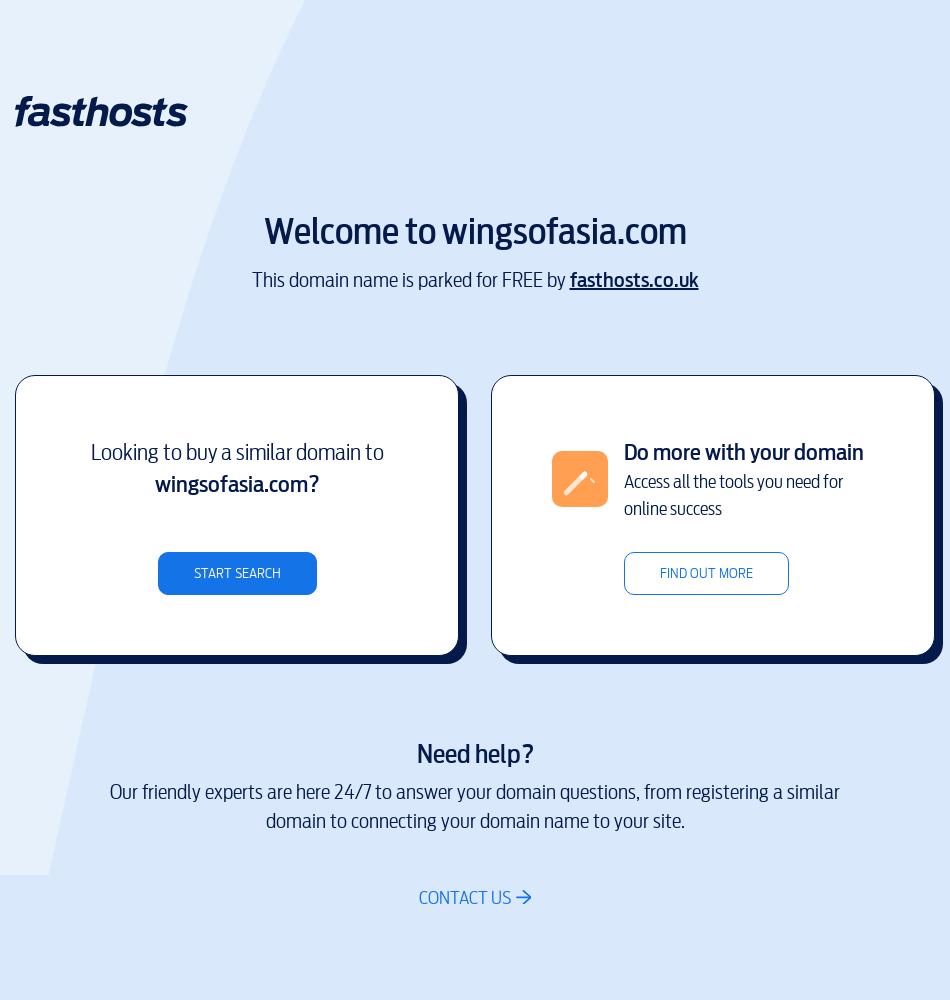 The image size is (950, 1000). What do you see at coordinates (236, 571) in the screenshot?
I see `'Start search'` at bounding box center [236, 571].